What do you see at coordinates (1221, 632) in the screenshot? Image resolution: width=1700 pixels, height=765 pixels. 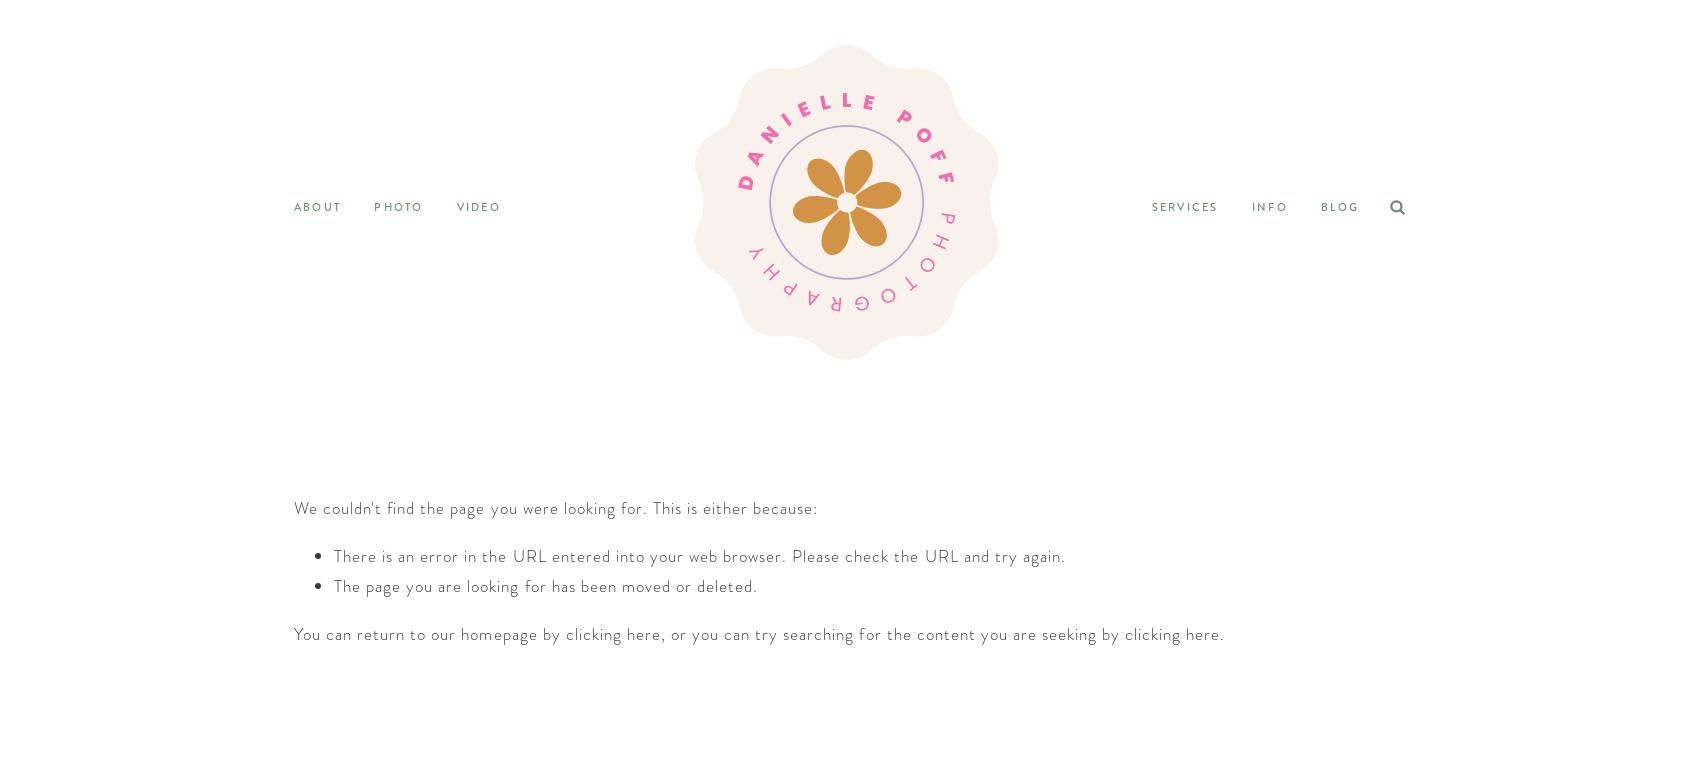 I see `'.'` at bounding box center [1221, 632].